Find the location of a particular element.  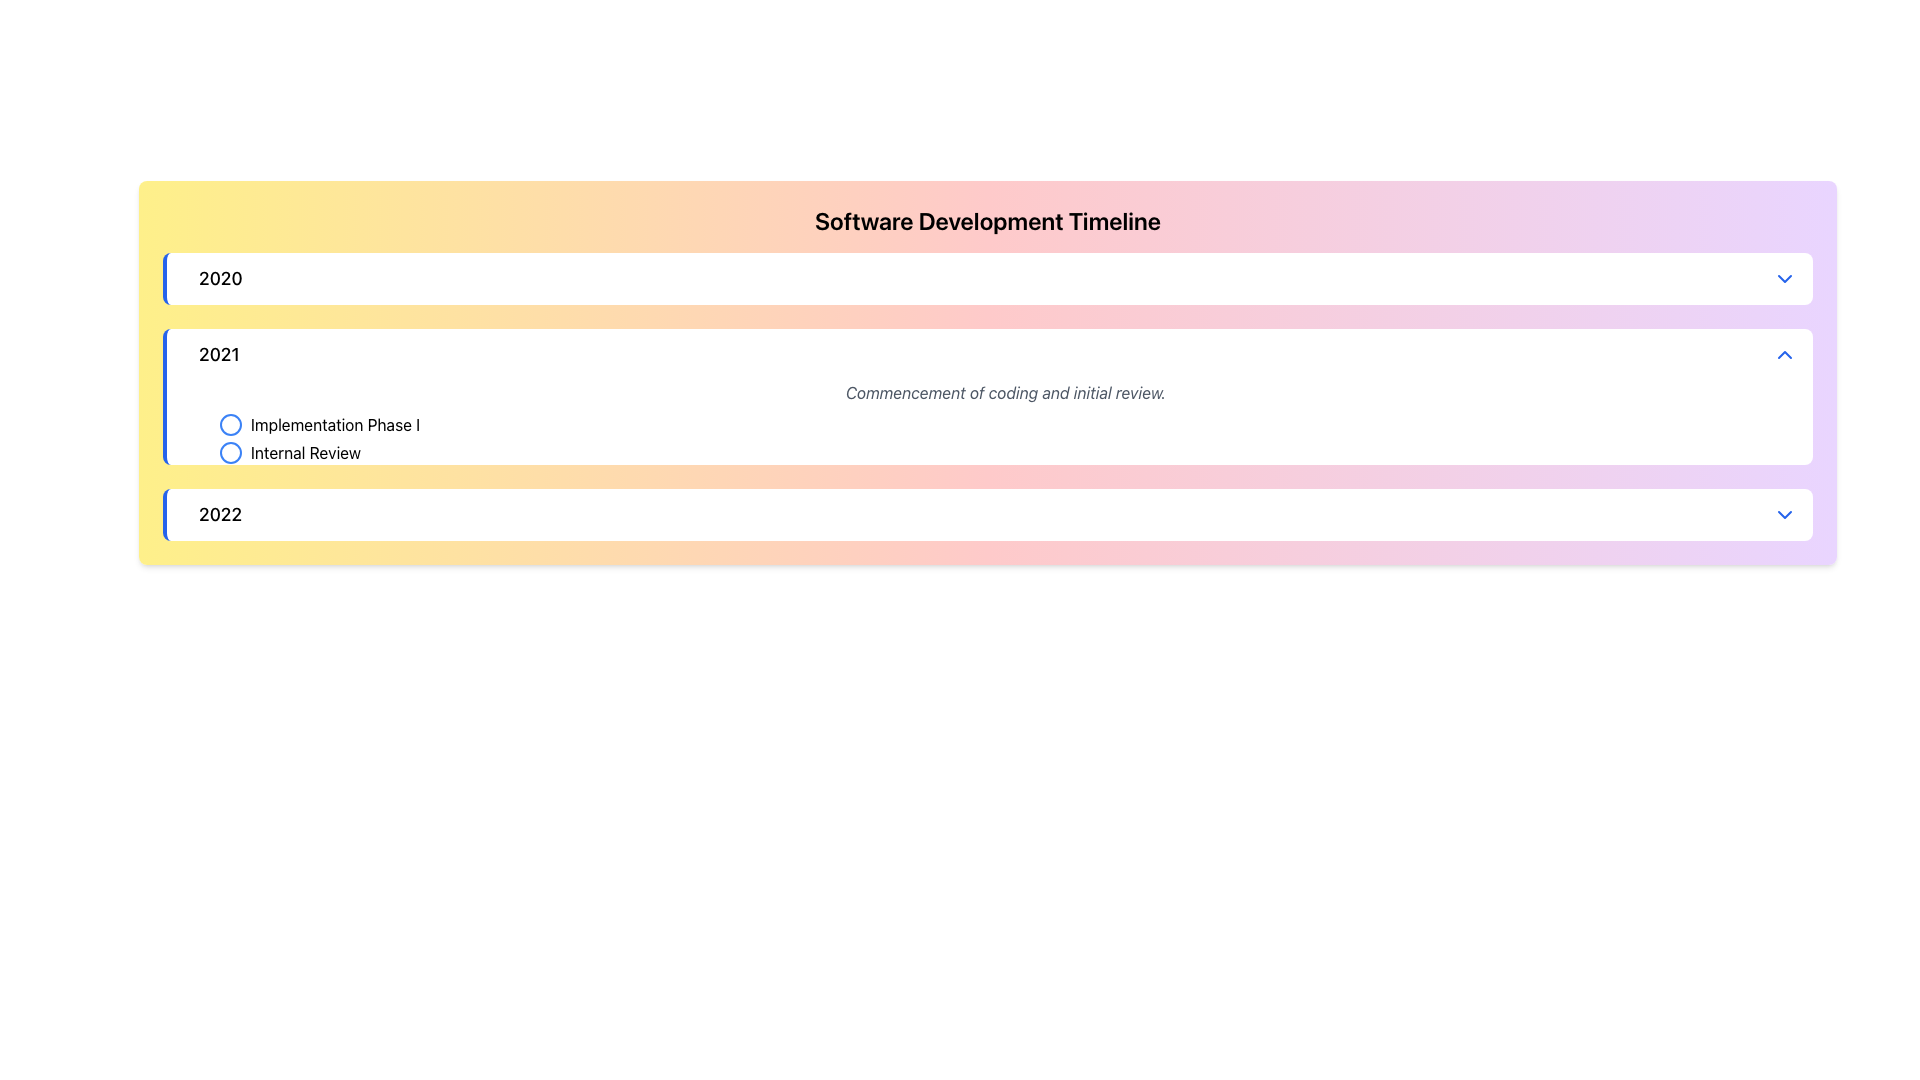

the static text label displaying the year '2020' is located at coordinates (220, 278).